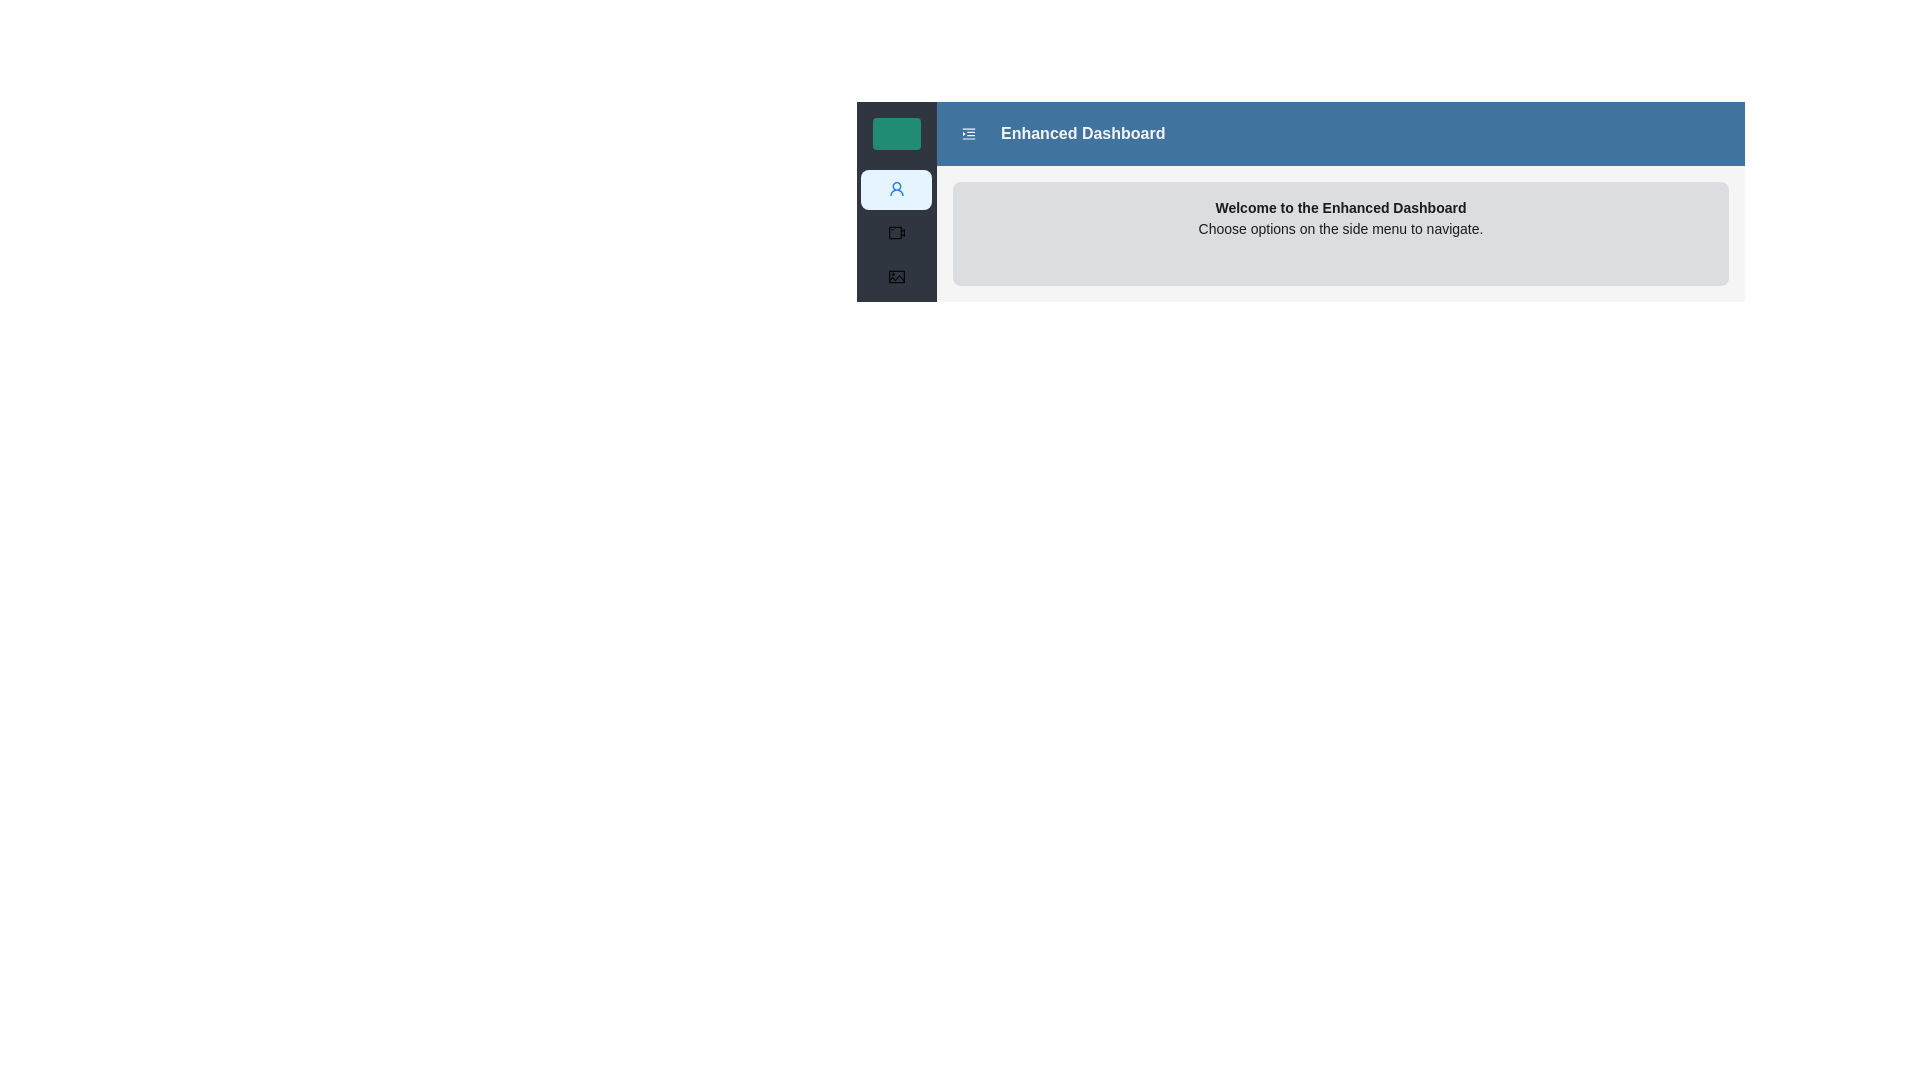  I want to click on the Icon button located in the top navigation bar near the left-hand side, so click(969, 134).